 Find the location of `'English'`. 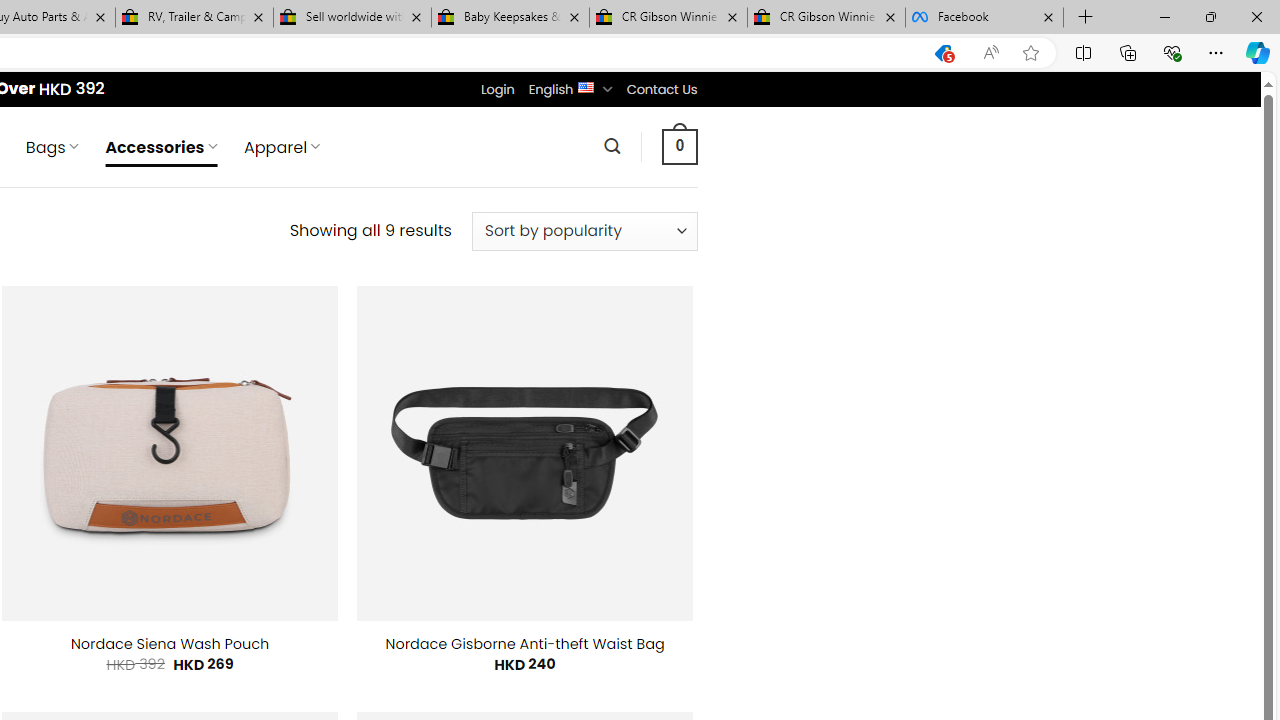

'English' is located at coordinates (585, 85).